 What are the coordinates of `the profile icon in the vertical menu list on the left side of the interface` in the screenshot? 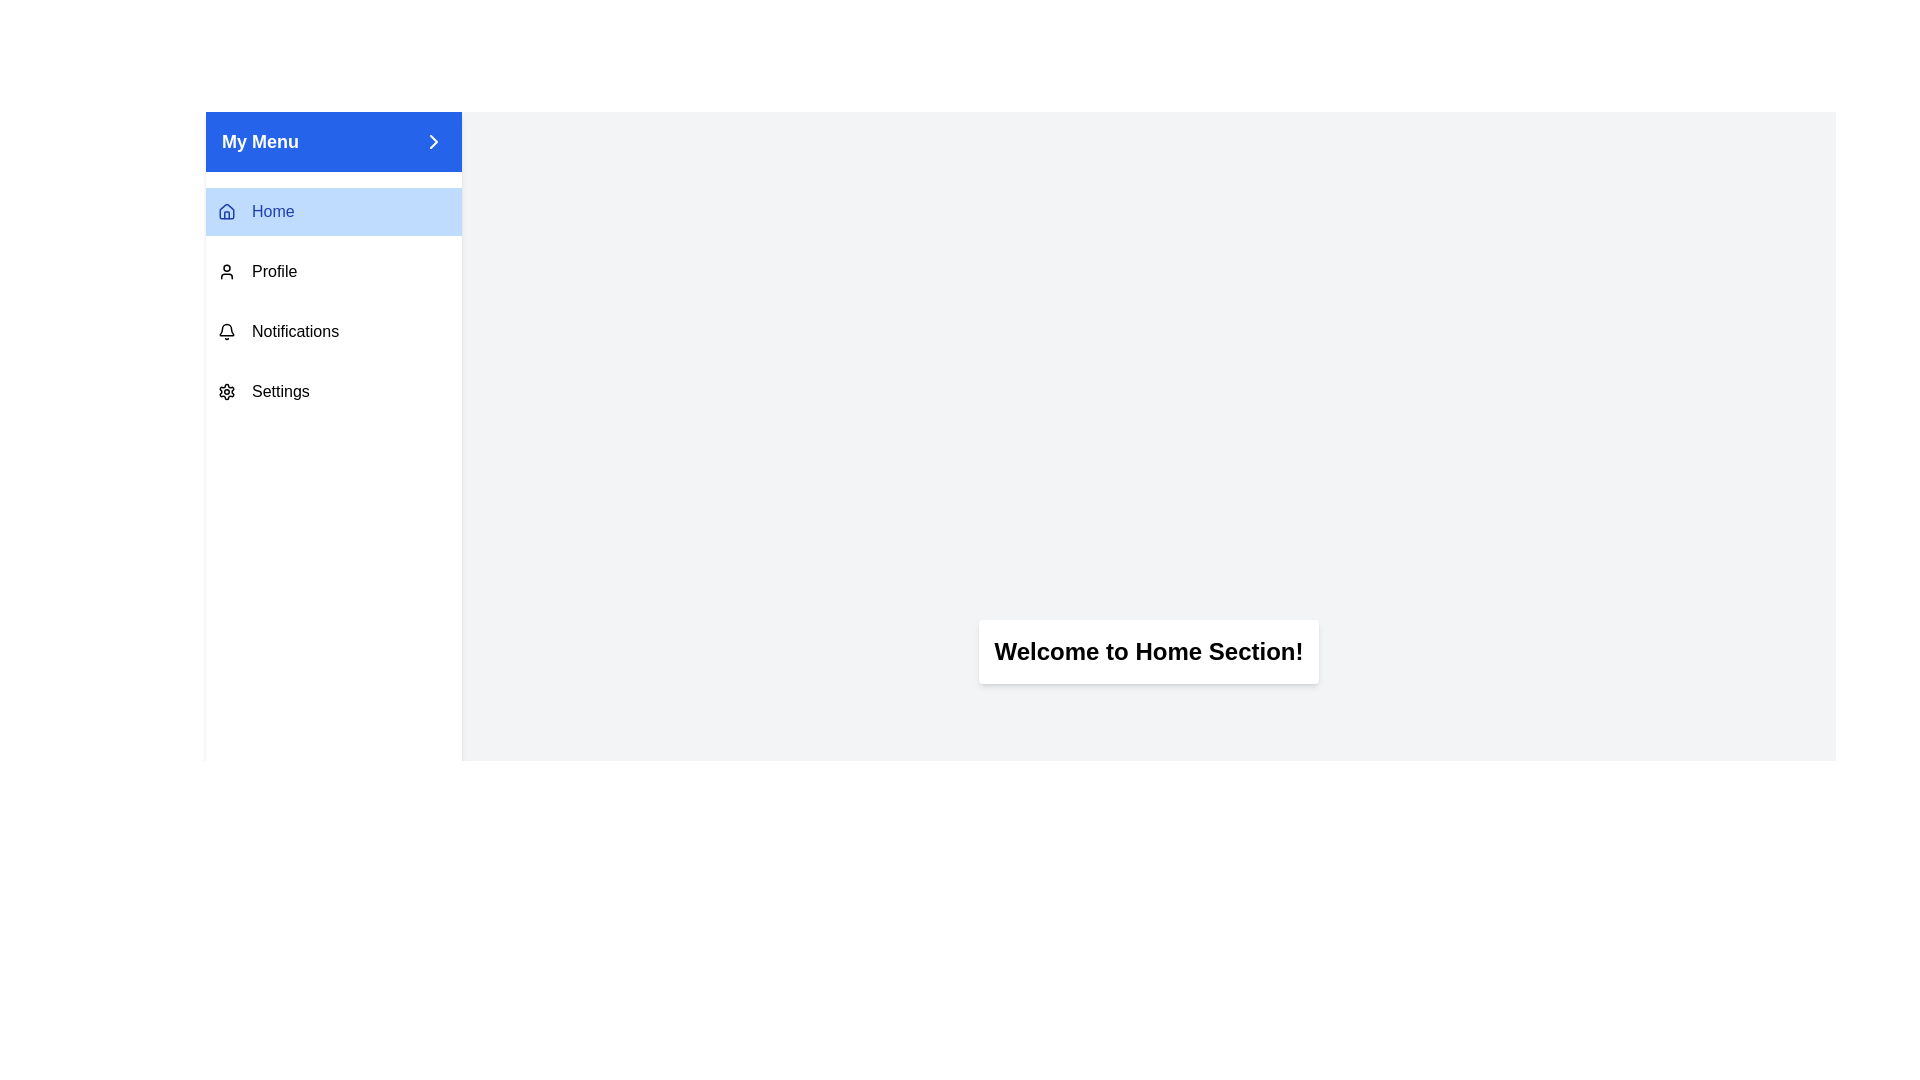 It's located at (226, 272).